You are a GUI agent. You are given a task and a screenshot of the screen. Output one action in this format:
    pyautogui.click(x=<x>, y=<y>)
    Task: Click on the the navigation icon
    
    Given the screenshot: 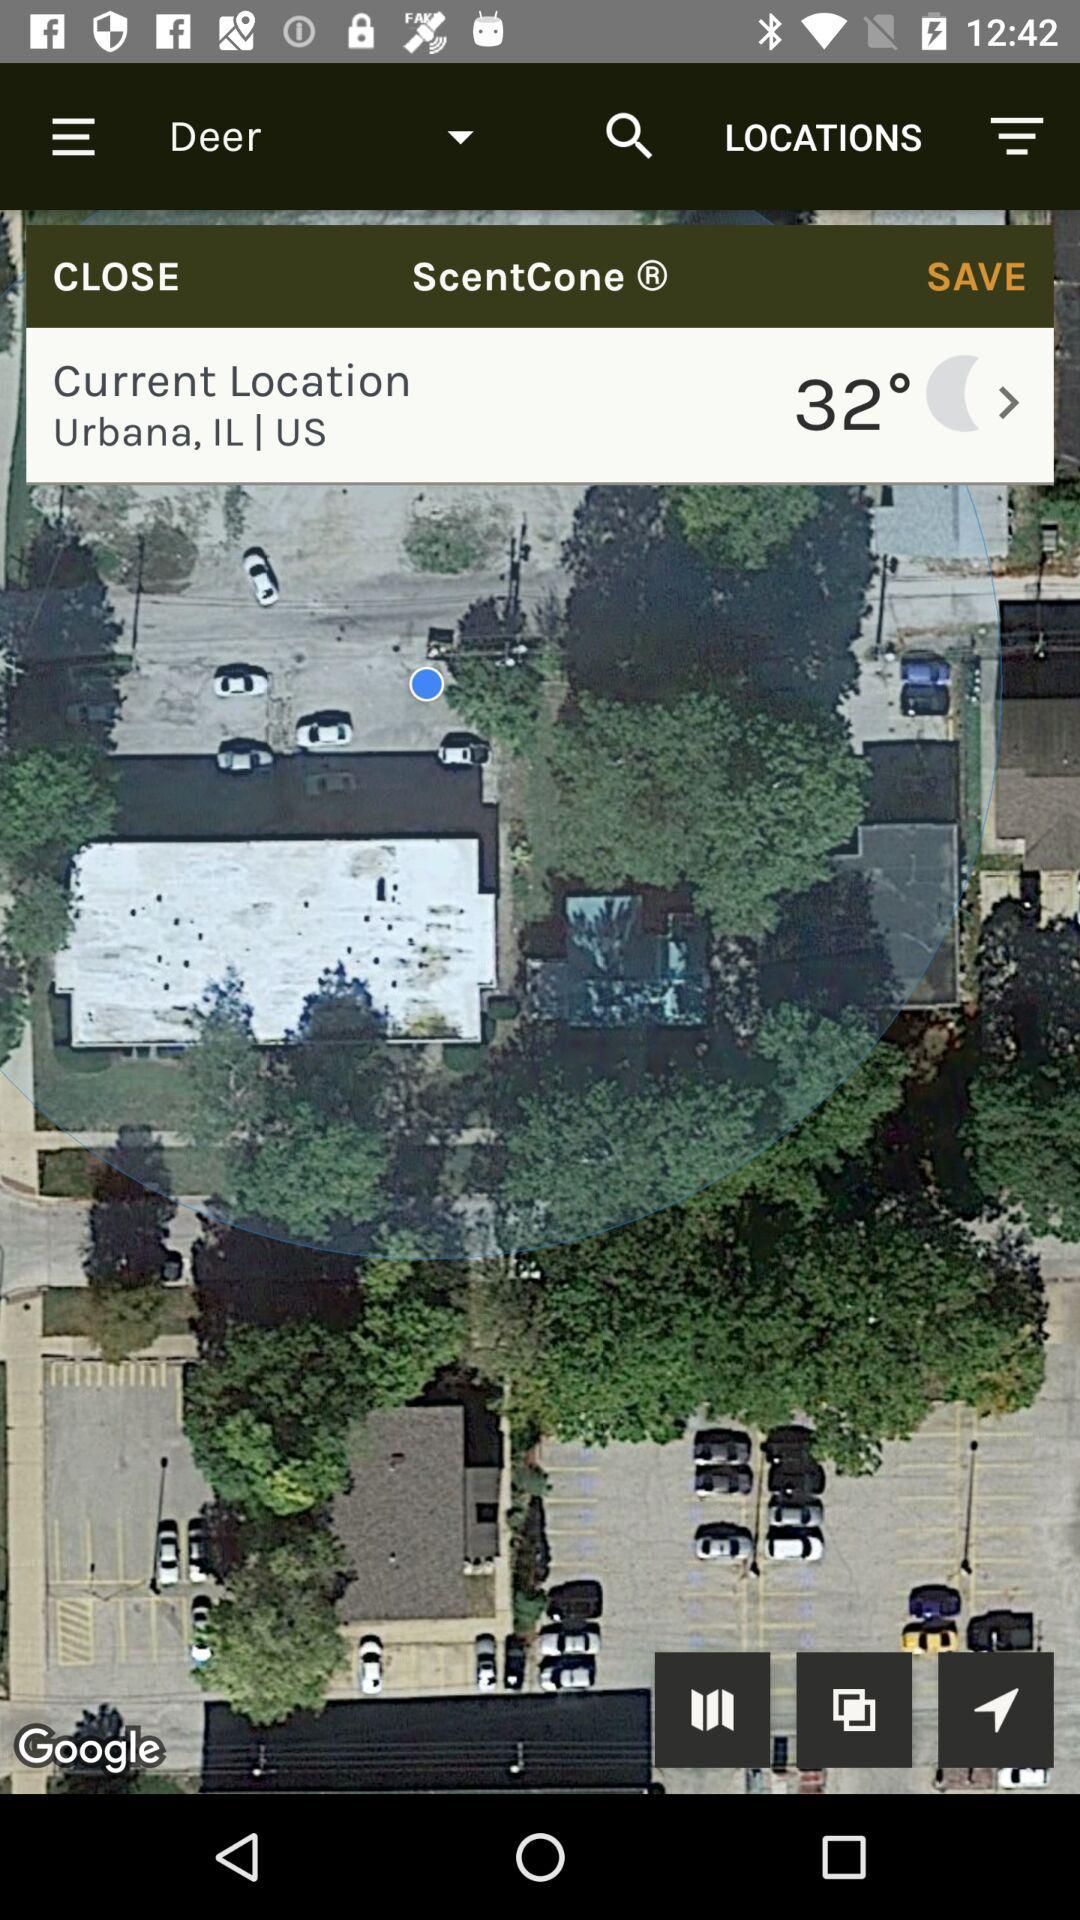 What is the action you would take?
    pyautogui.click(x=995, y=1708)
    